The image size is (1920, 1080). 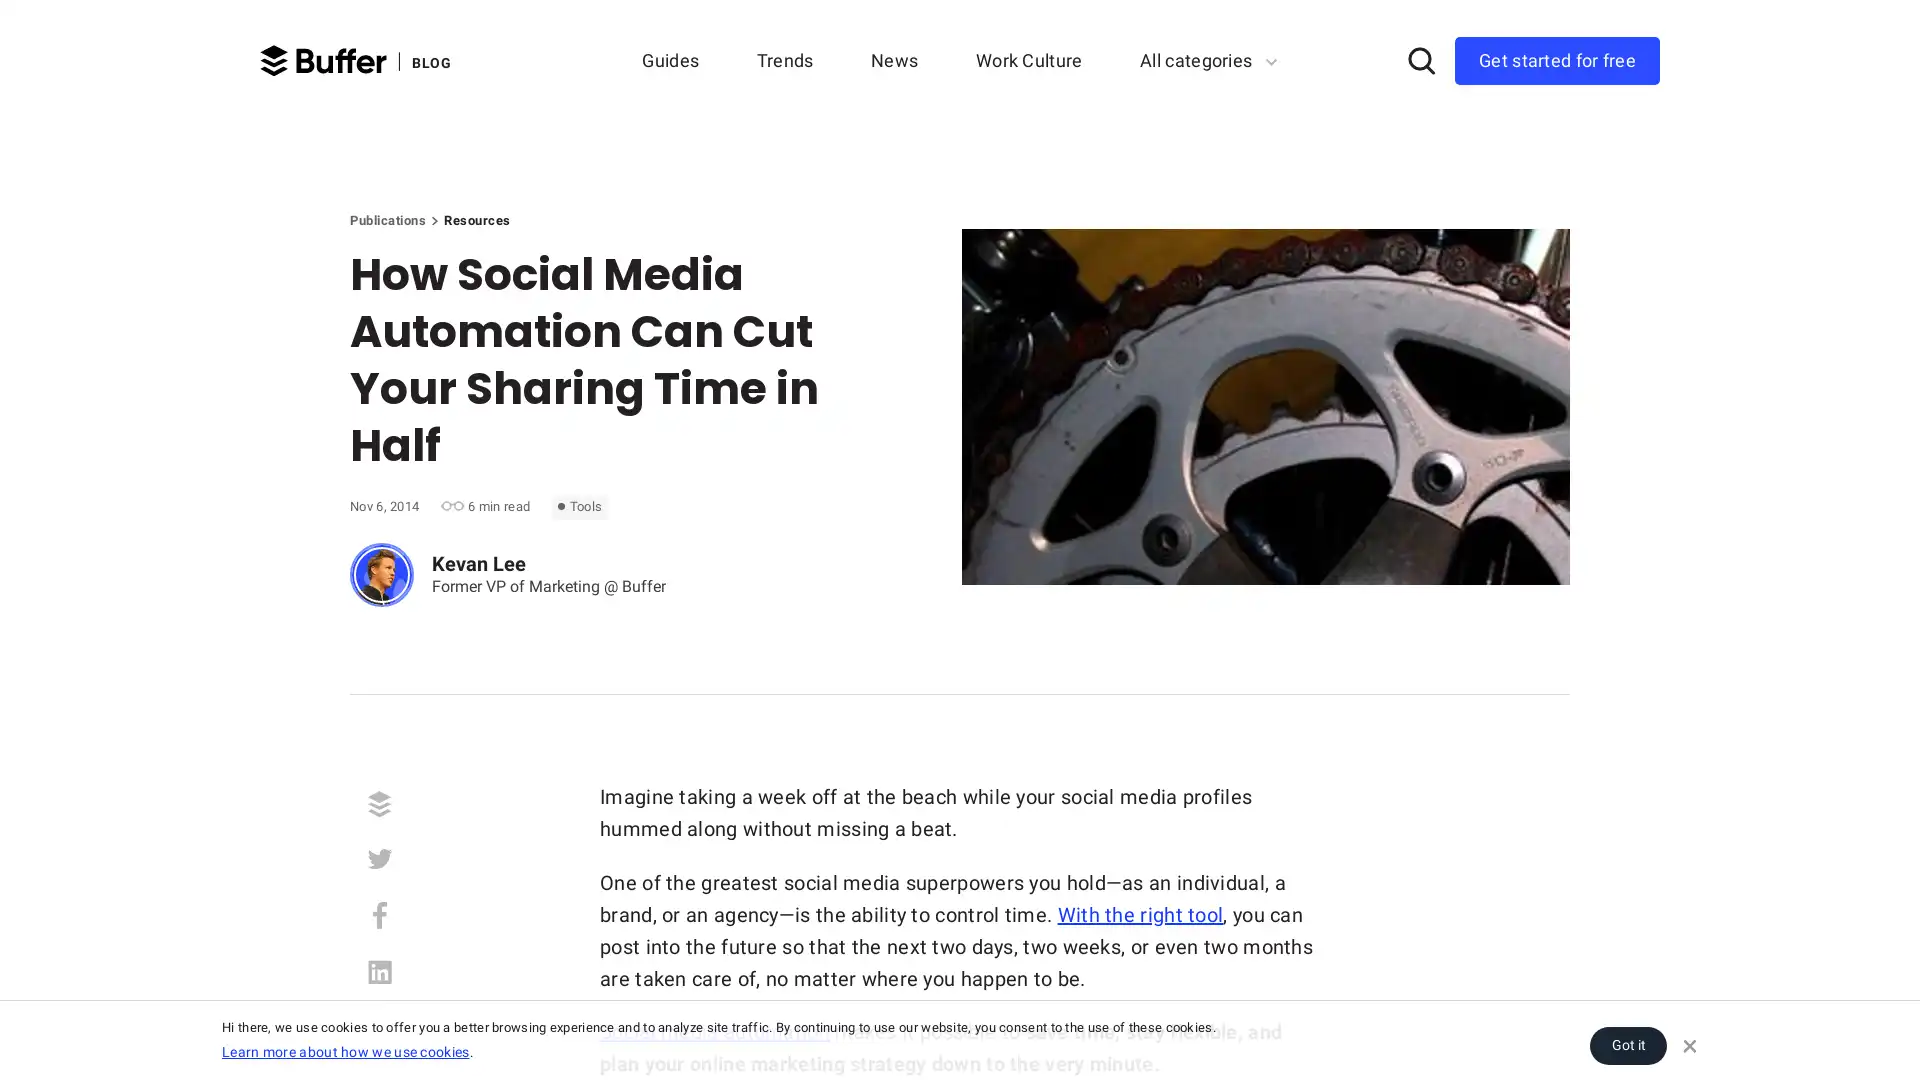 What do you see at coordinates (1207, 60) in the screenshot?
I see `All categories` at bounding box center [1207, 60].